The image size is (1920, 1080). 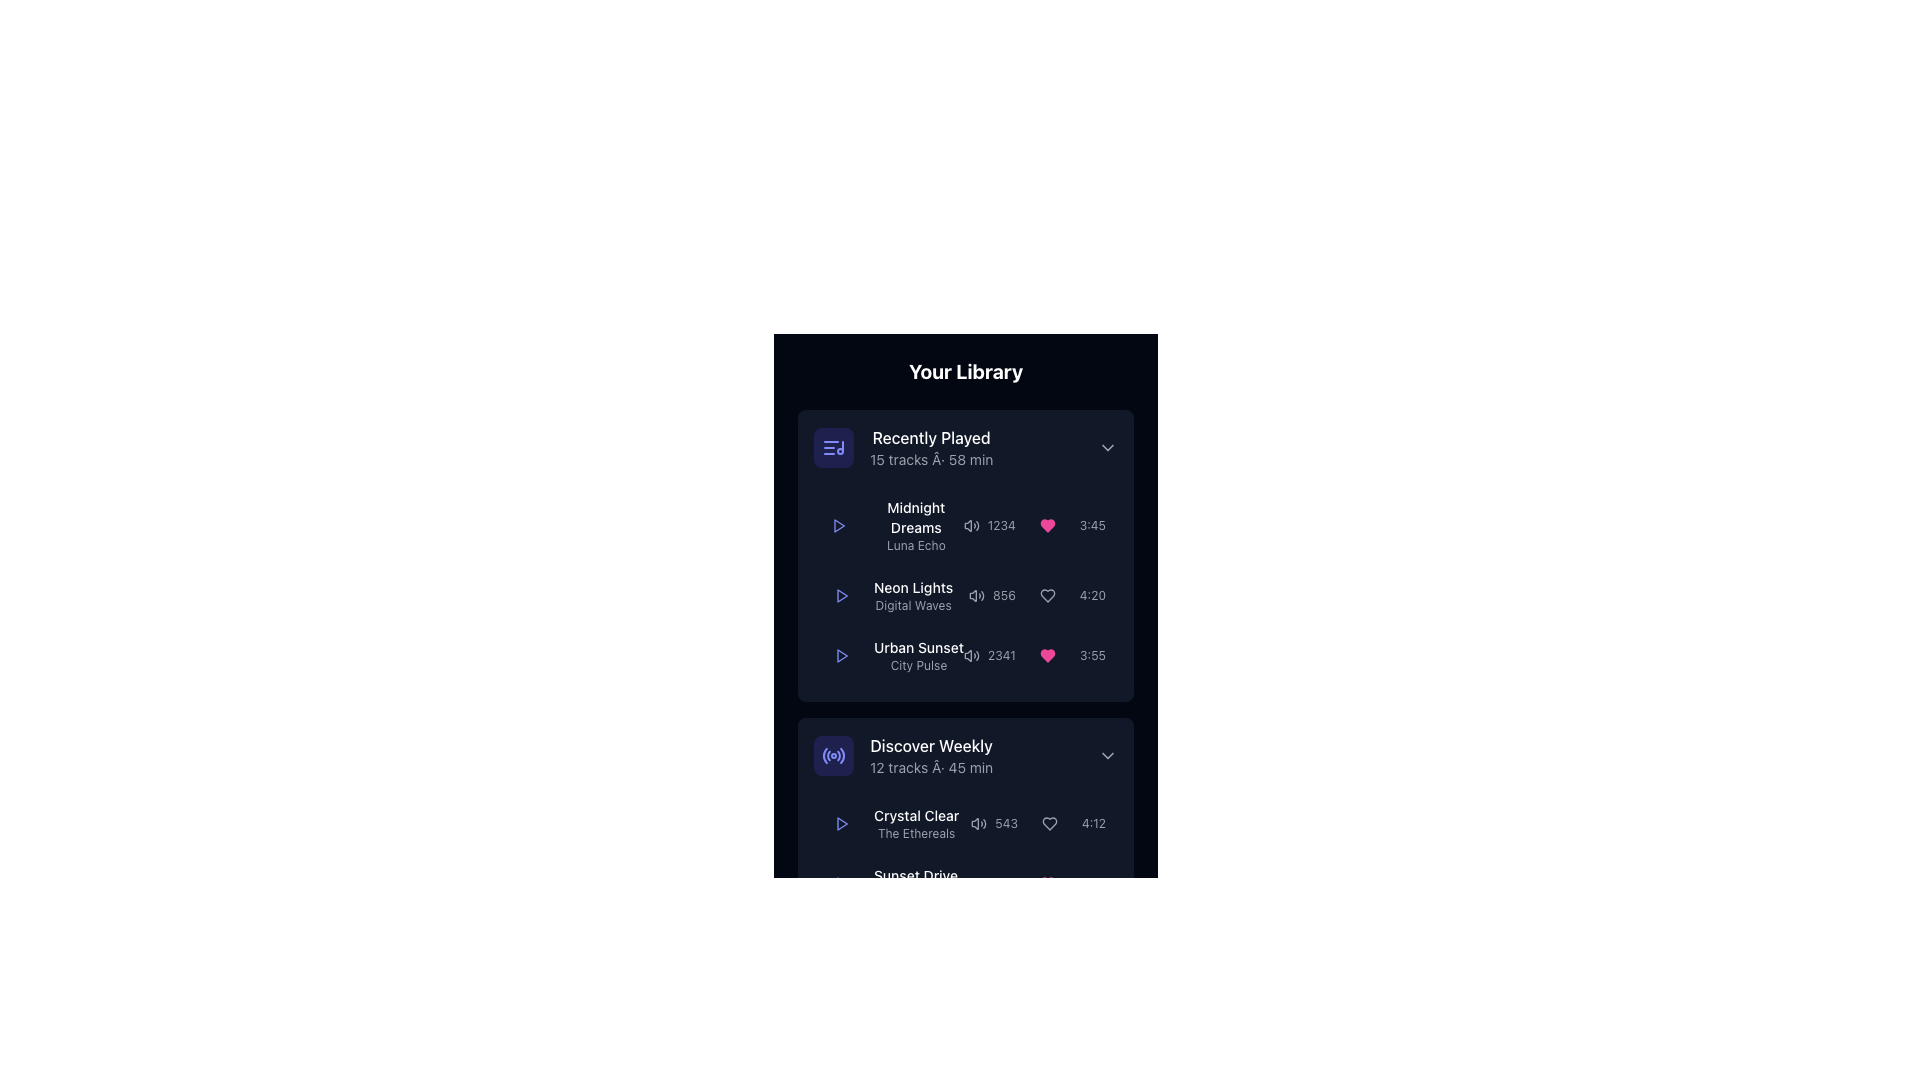 I want to click on the circular play button with a triangular 'play' icon to initiate playback of the content, so click(x=841, y=882).